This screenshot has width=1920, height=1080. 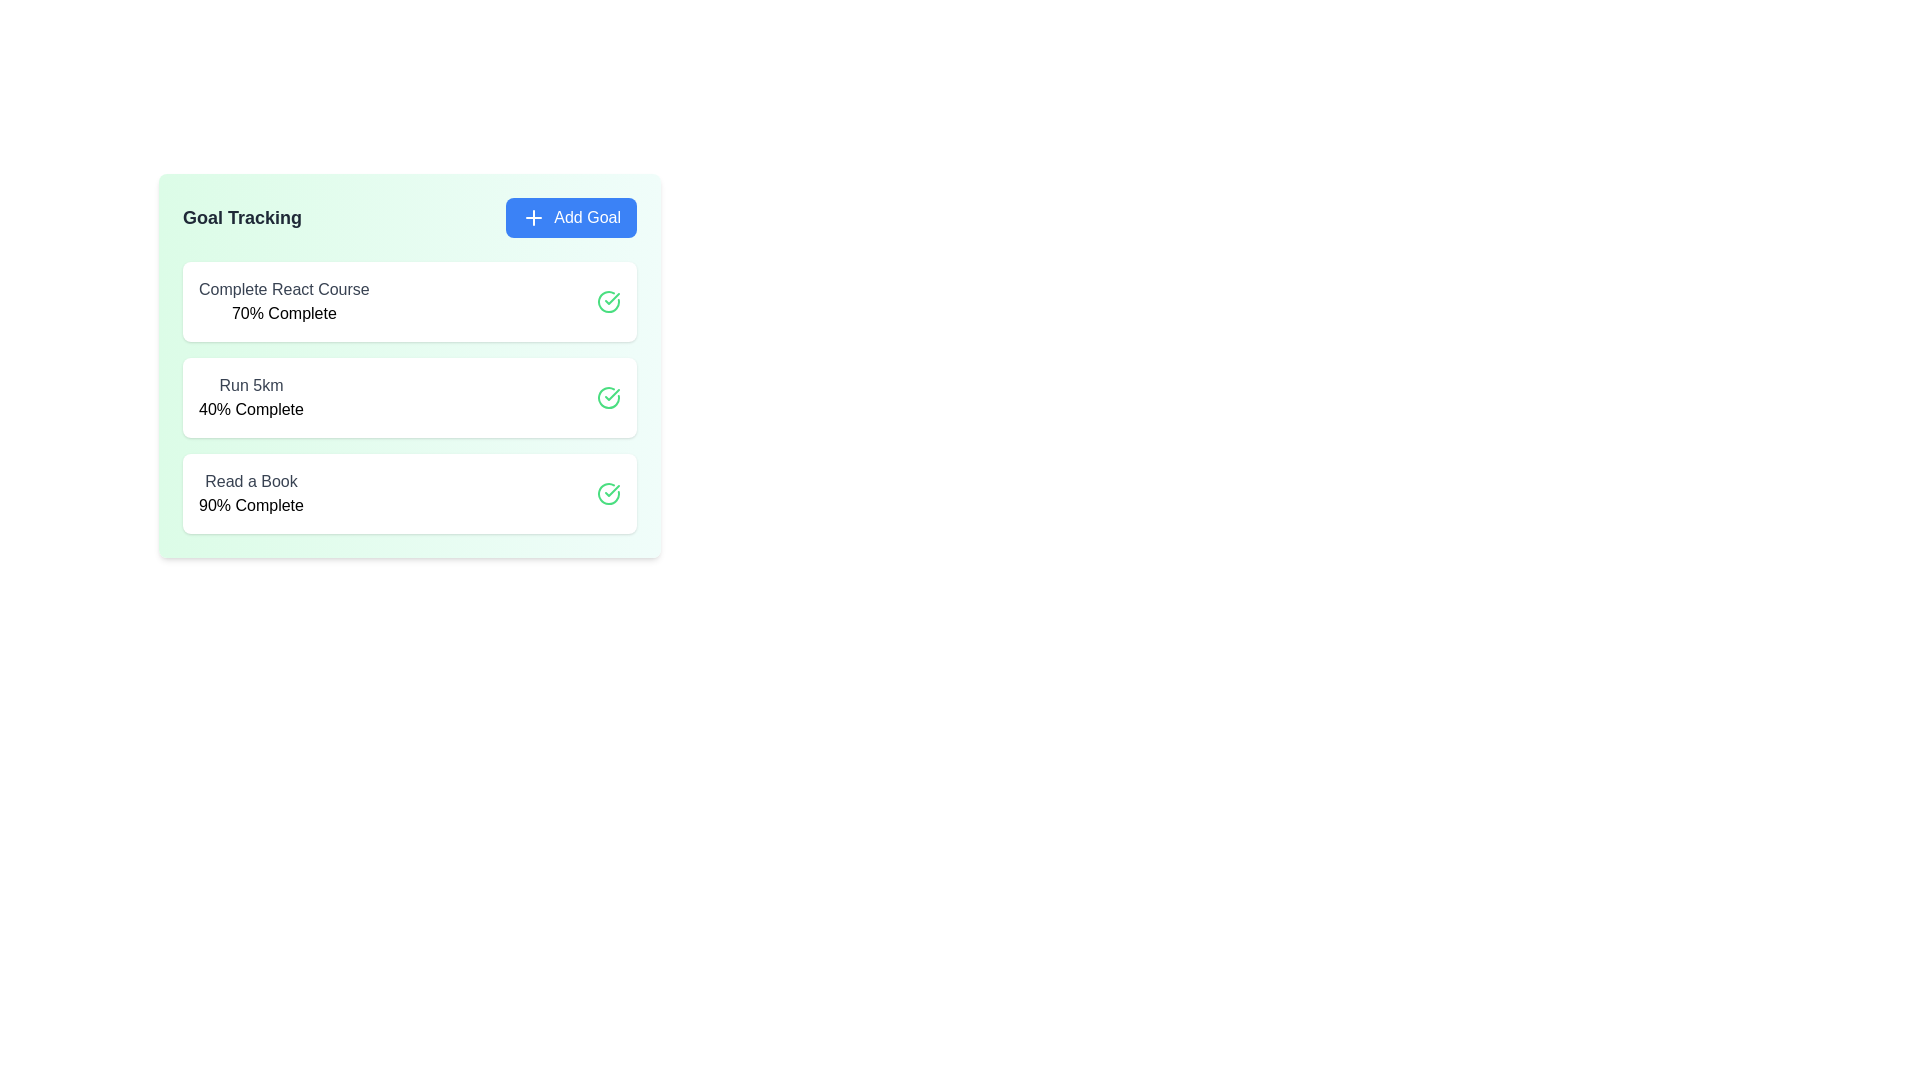 I want to click on the first entry of the vertically-stacked text display component that shows 'Complete React Course' and '70% Complete', so click(x=283, y=301).